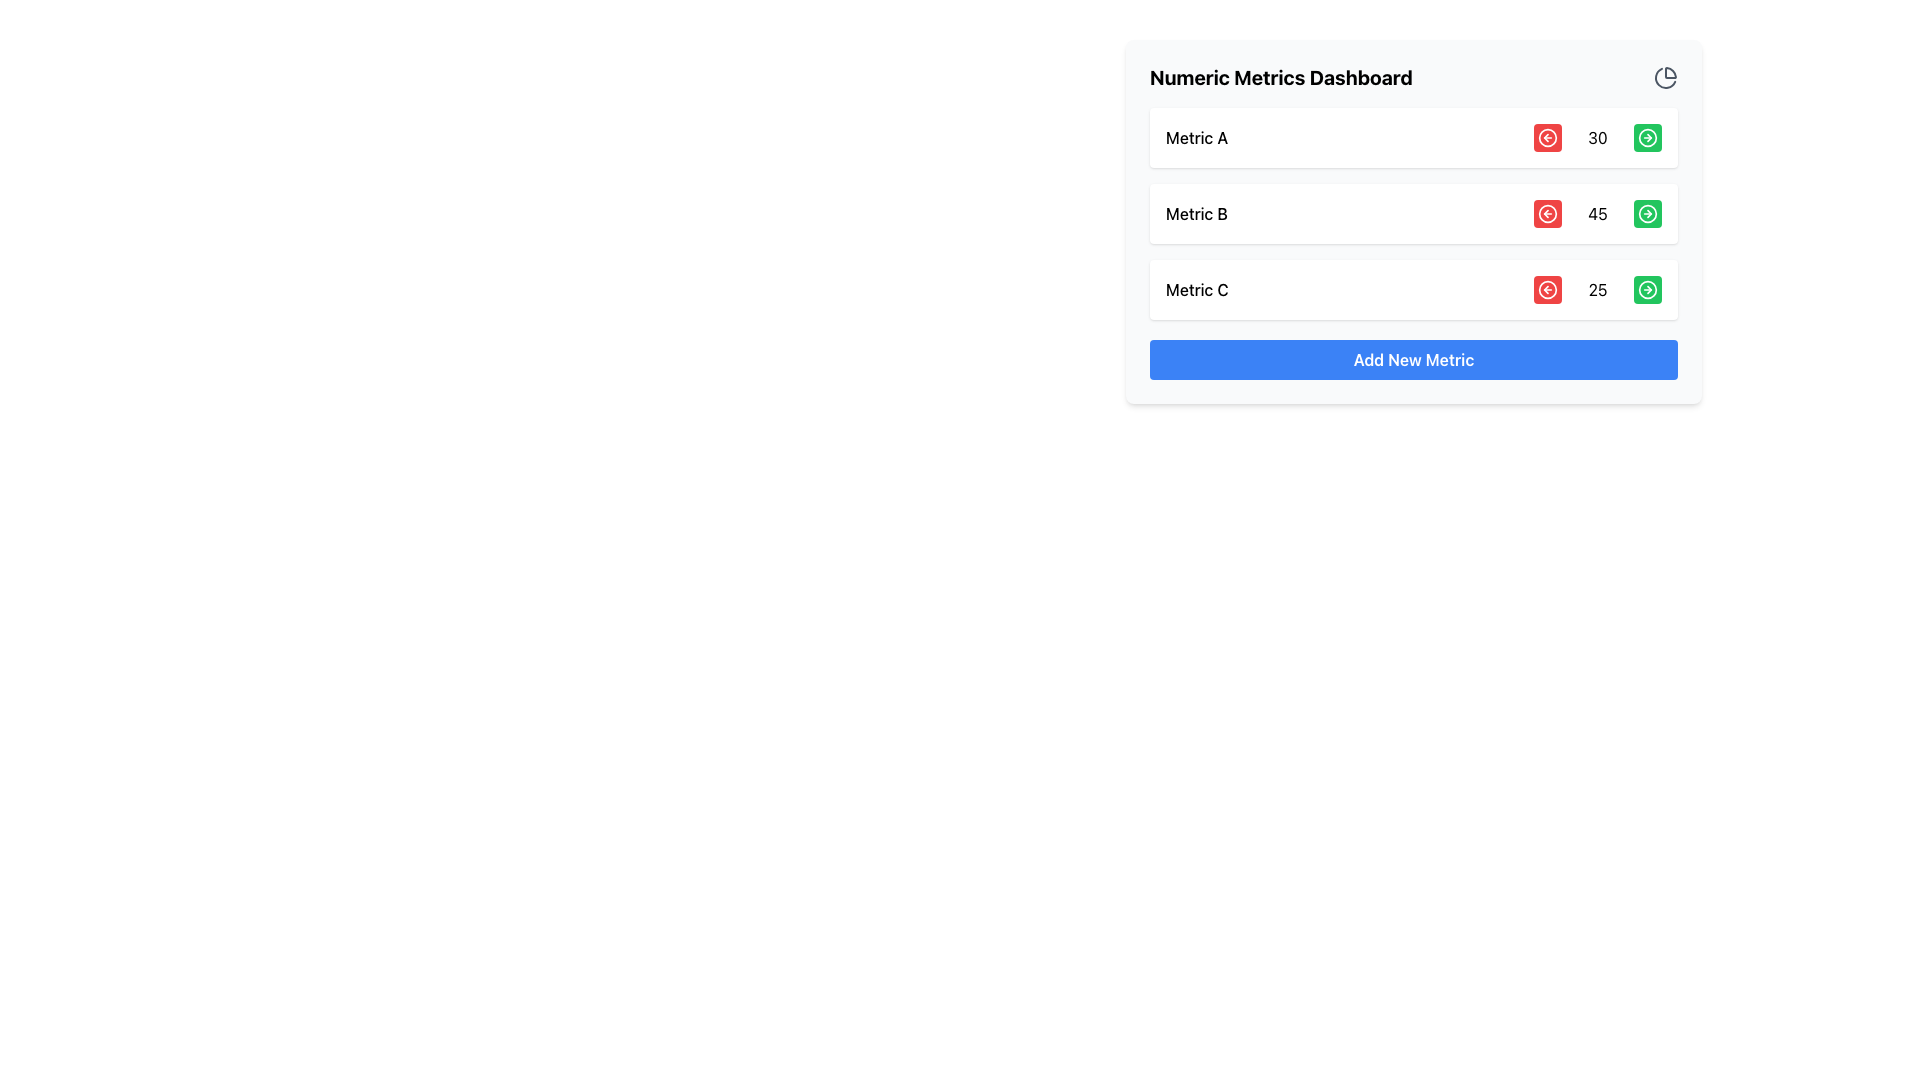  I want to click on the button located in the bottommost row of the metrics dashboard, to the right side of the text '25', which is part of the green icon group, so click(1647, 289).